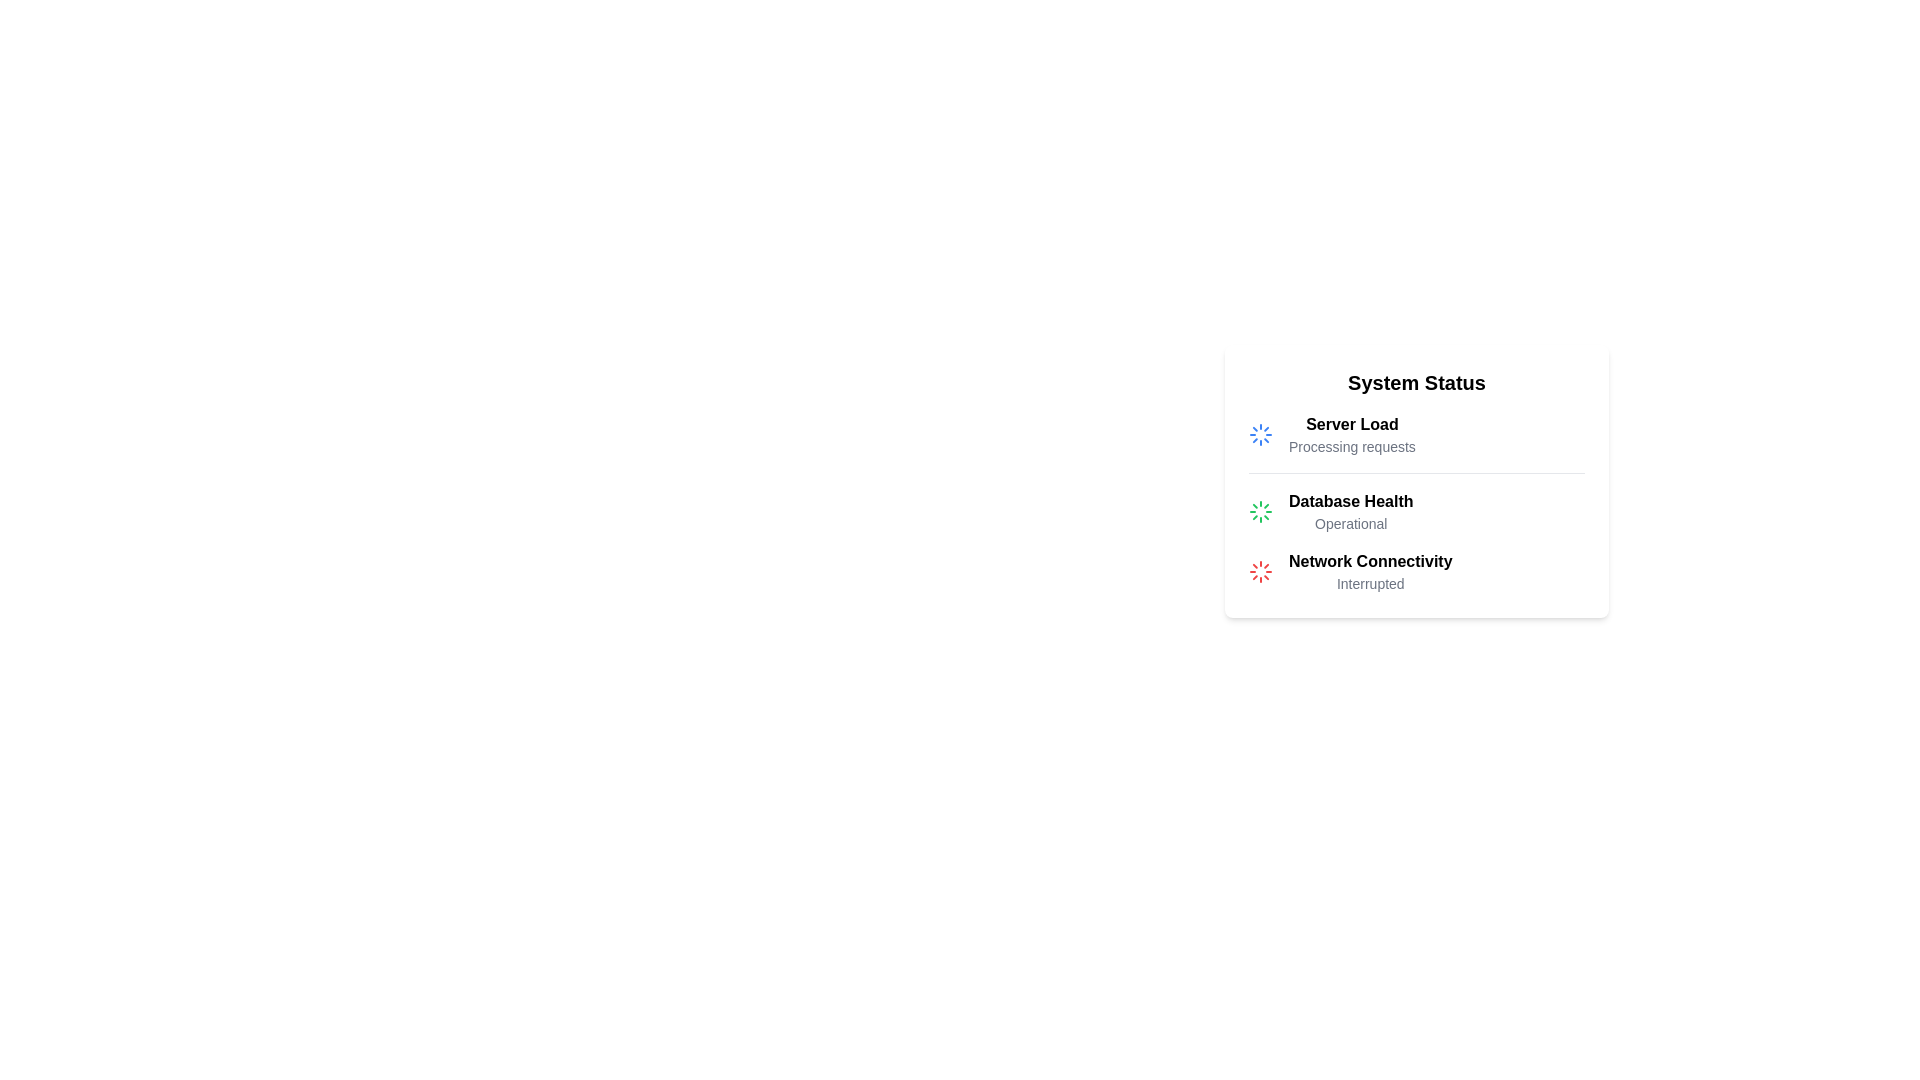 This screenshot has width=1920, height=1080. What do you see at coordinates (1369, 583) in the screenshot?
I see `the status descriptor text label that informs the user about the current state of Network Connectivity, located directly below the bold 'Network Connectivity' text as part of the 'System Status' section` at bounding box center [1369, 583].